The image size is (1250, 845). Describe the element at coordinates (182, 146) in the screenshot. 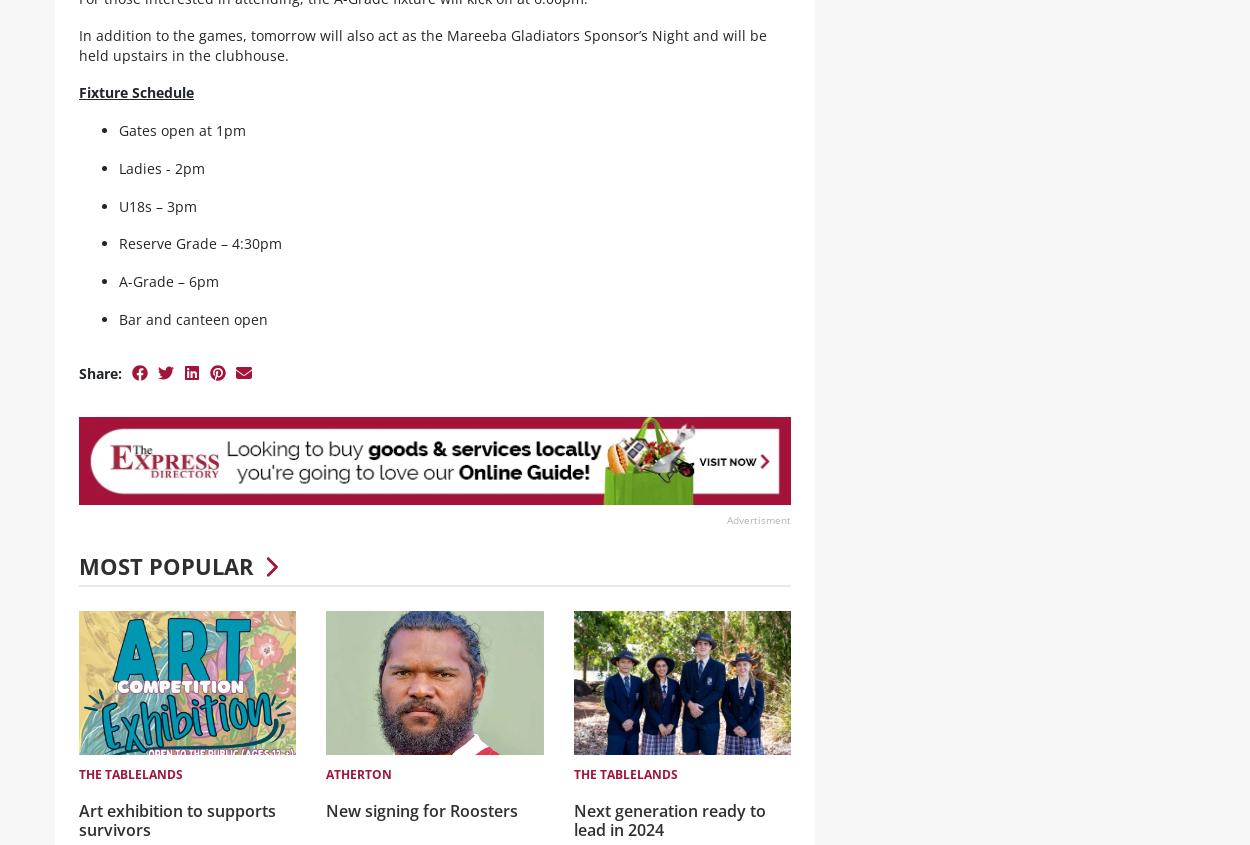

I see `'Gates open at 1pm'` at that location.